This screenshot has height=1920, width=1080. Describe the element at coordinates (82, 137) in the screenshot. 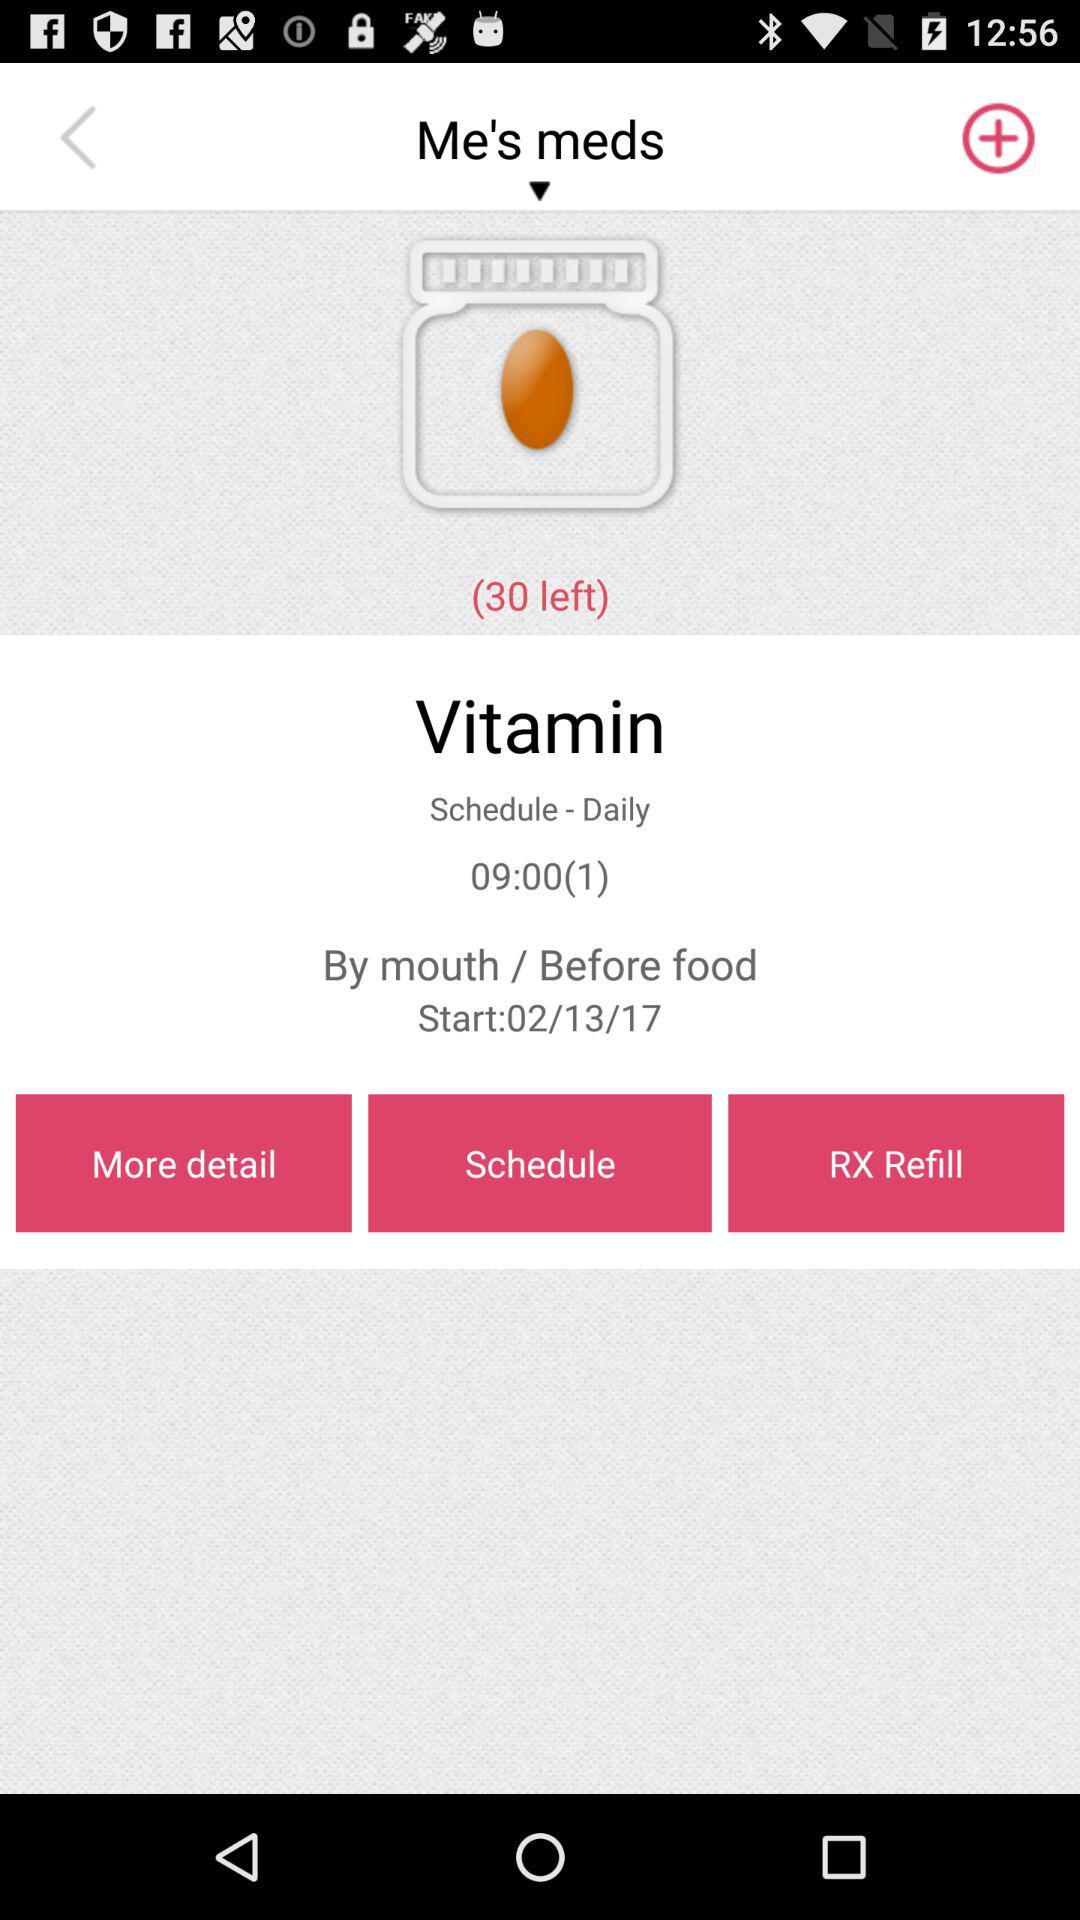

I see `the item at the top left corner` at that location.